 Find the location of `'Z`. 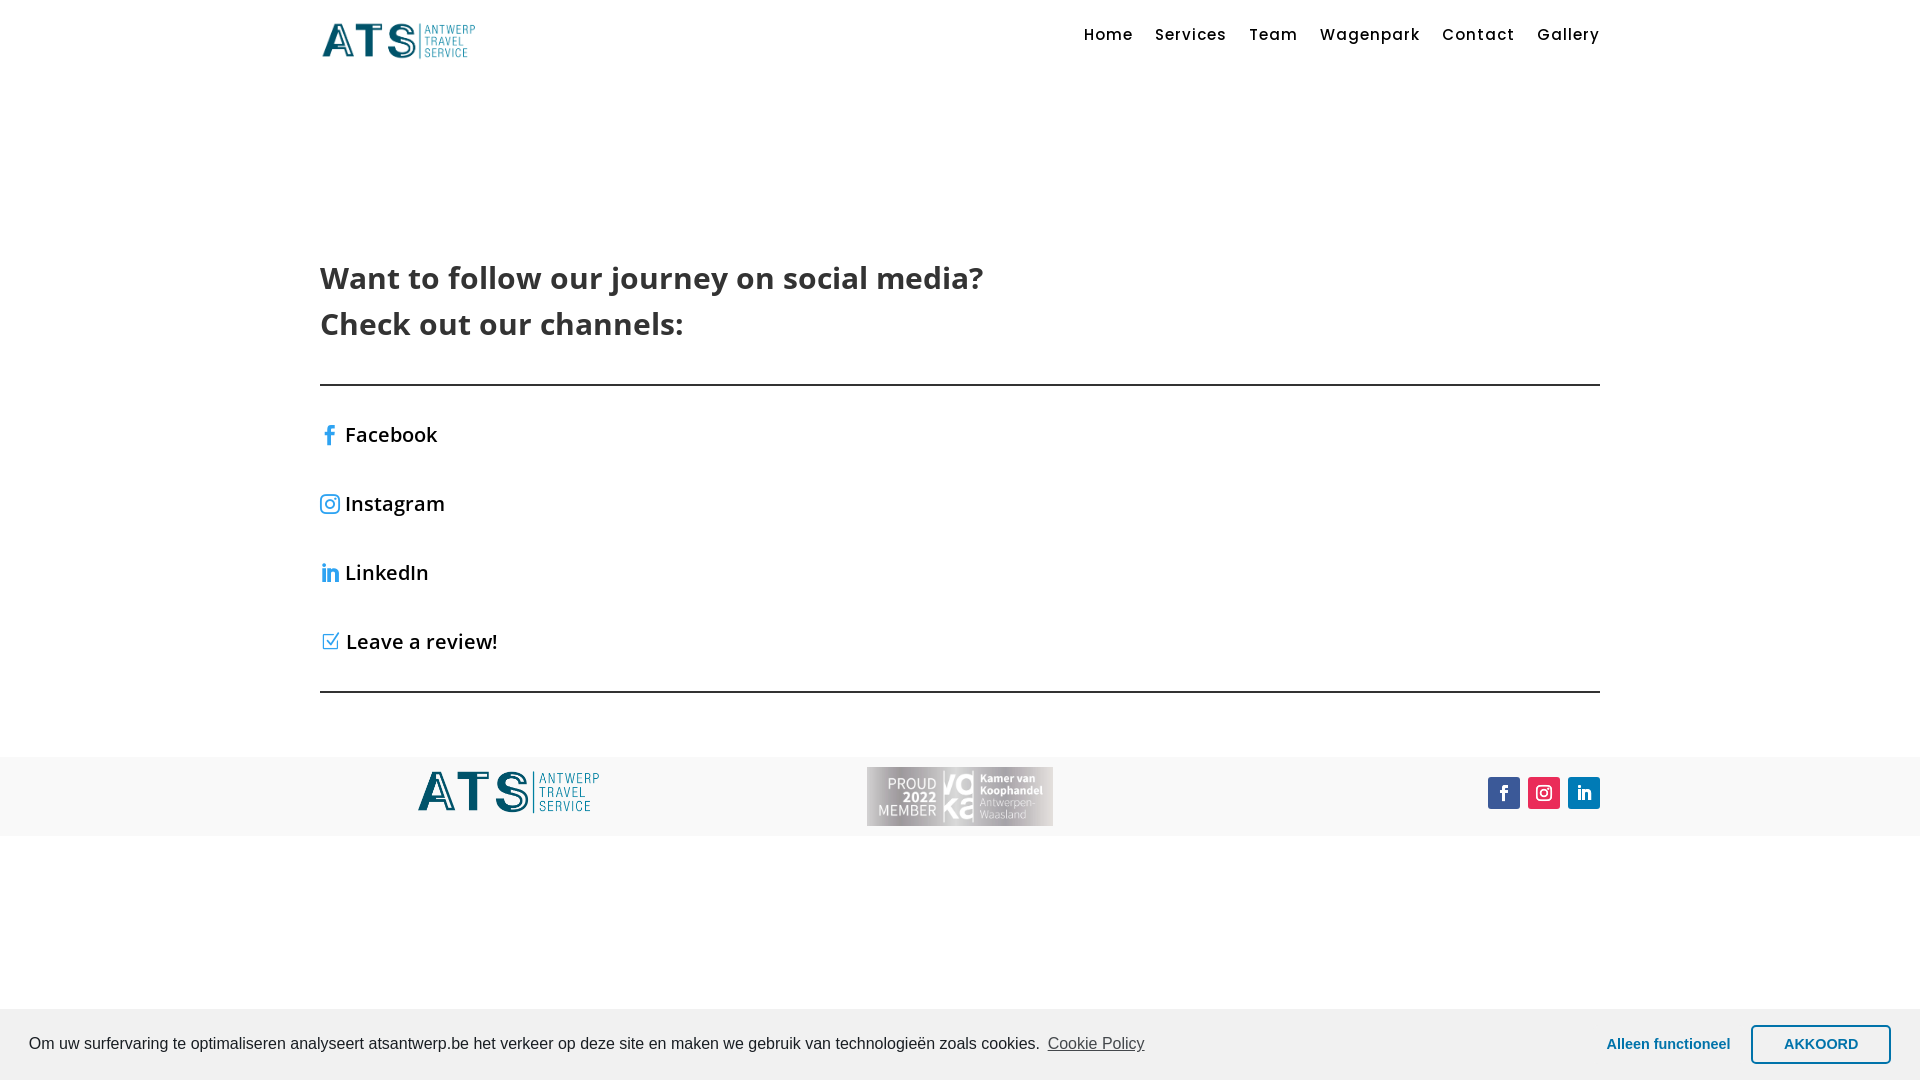

'Z is located at coordinates (407, 641).